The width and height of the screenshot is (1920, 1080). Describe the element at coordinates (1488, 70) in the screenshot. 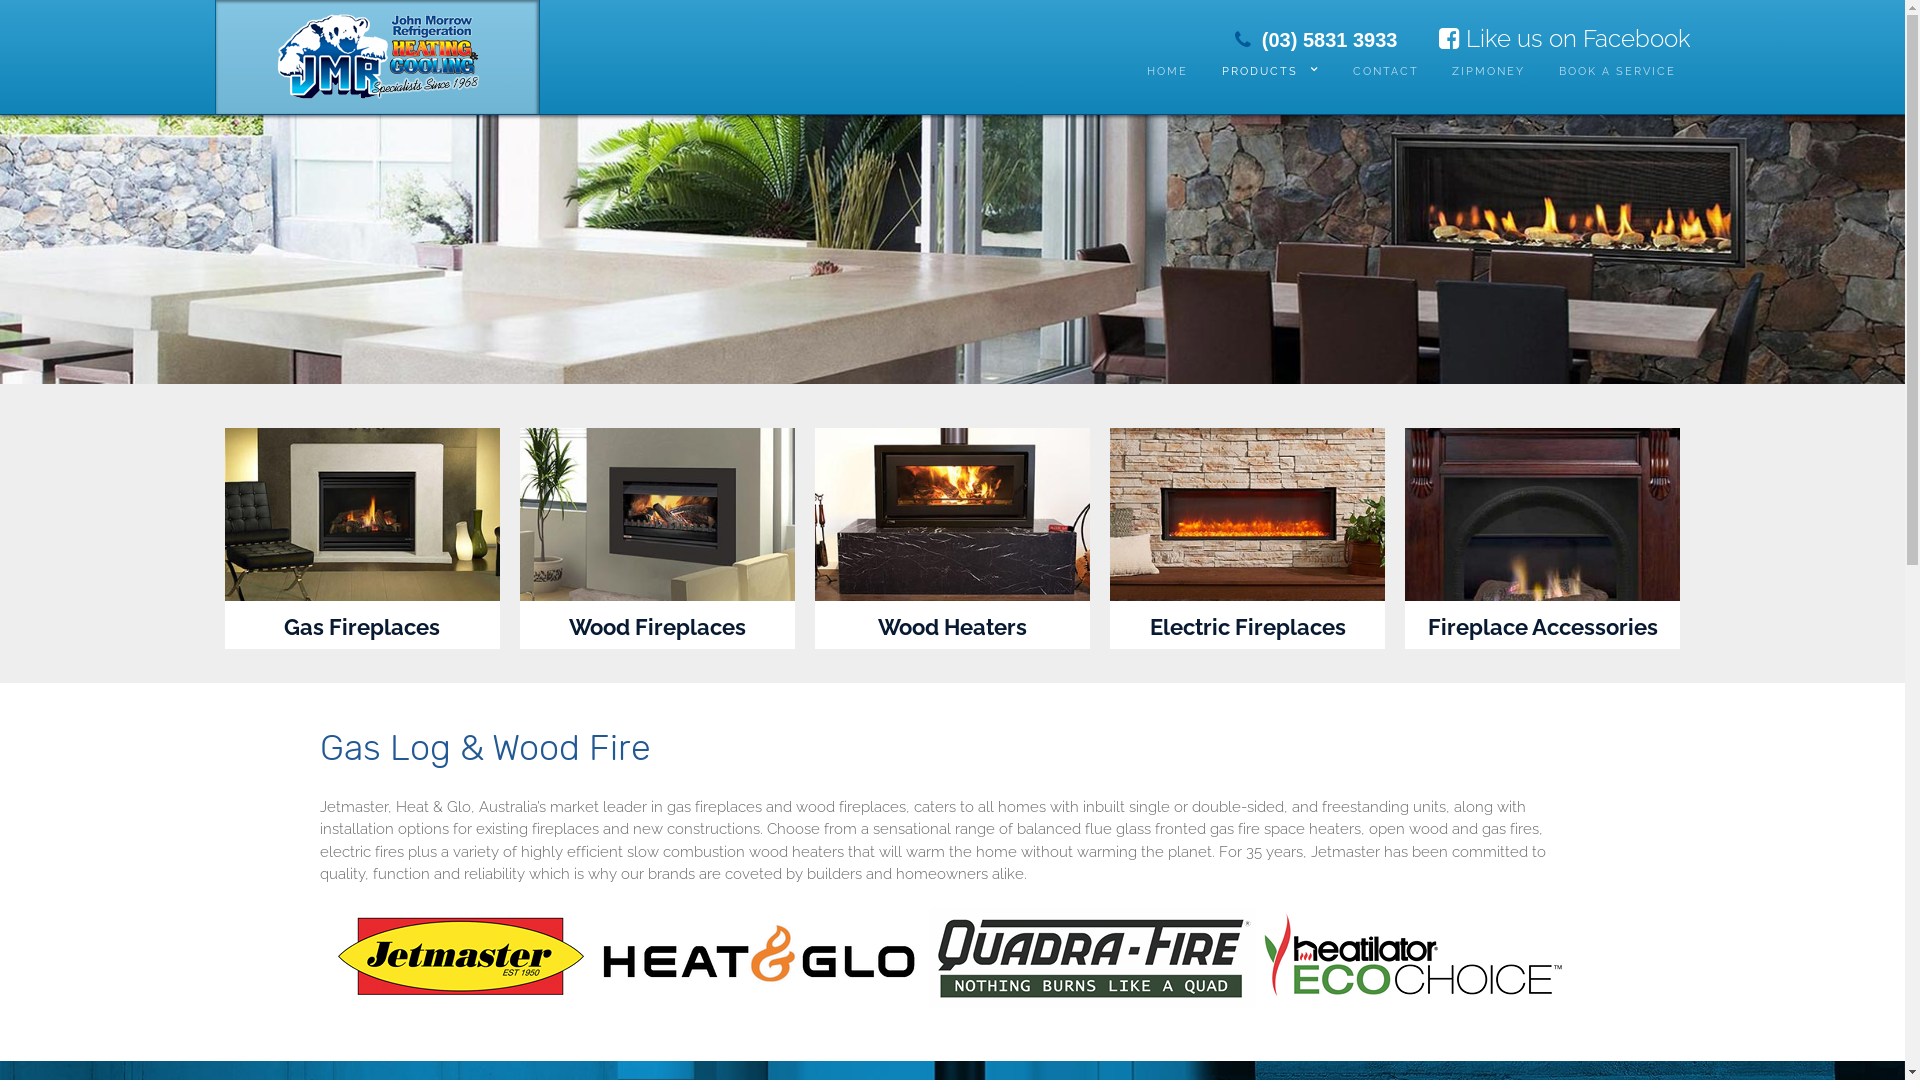

I see `'ZIPMONEY'` at that location.